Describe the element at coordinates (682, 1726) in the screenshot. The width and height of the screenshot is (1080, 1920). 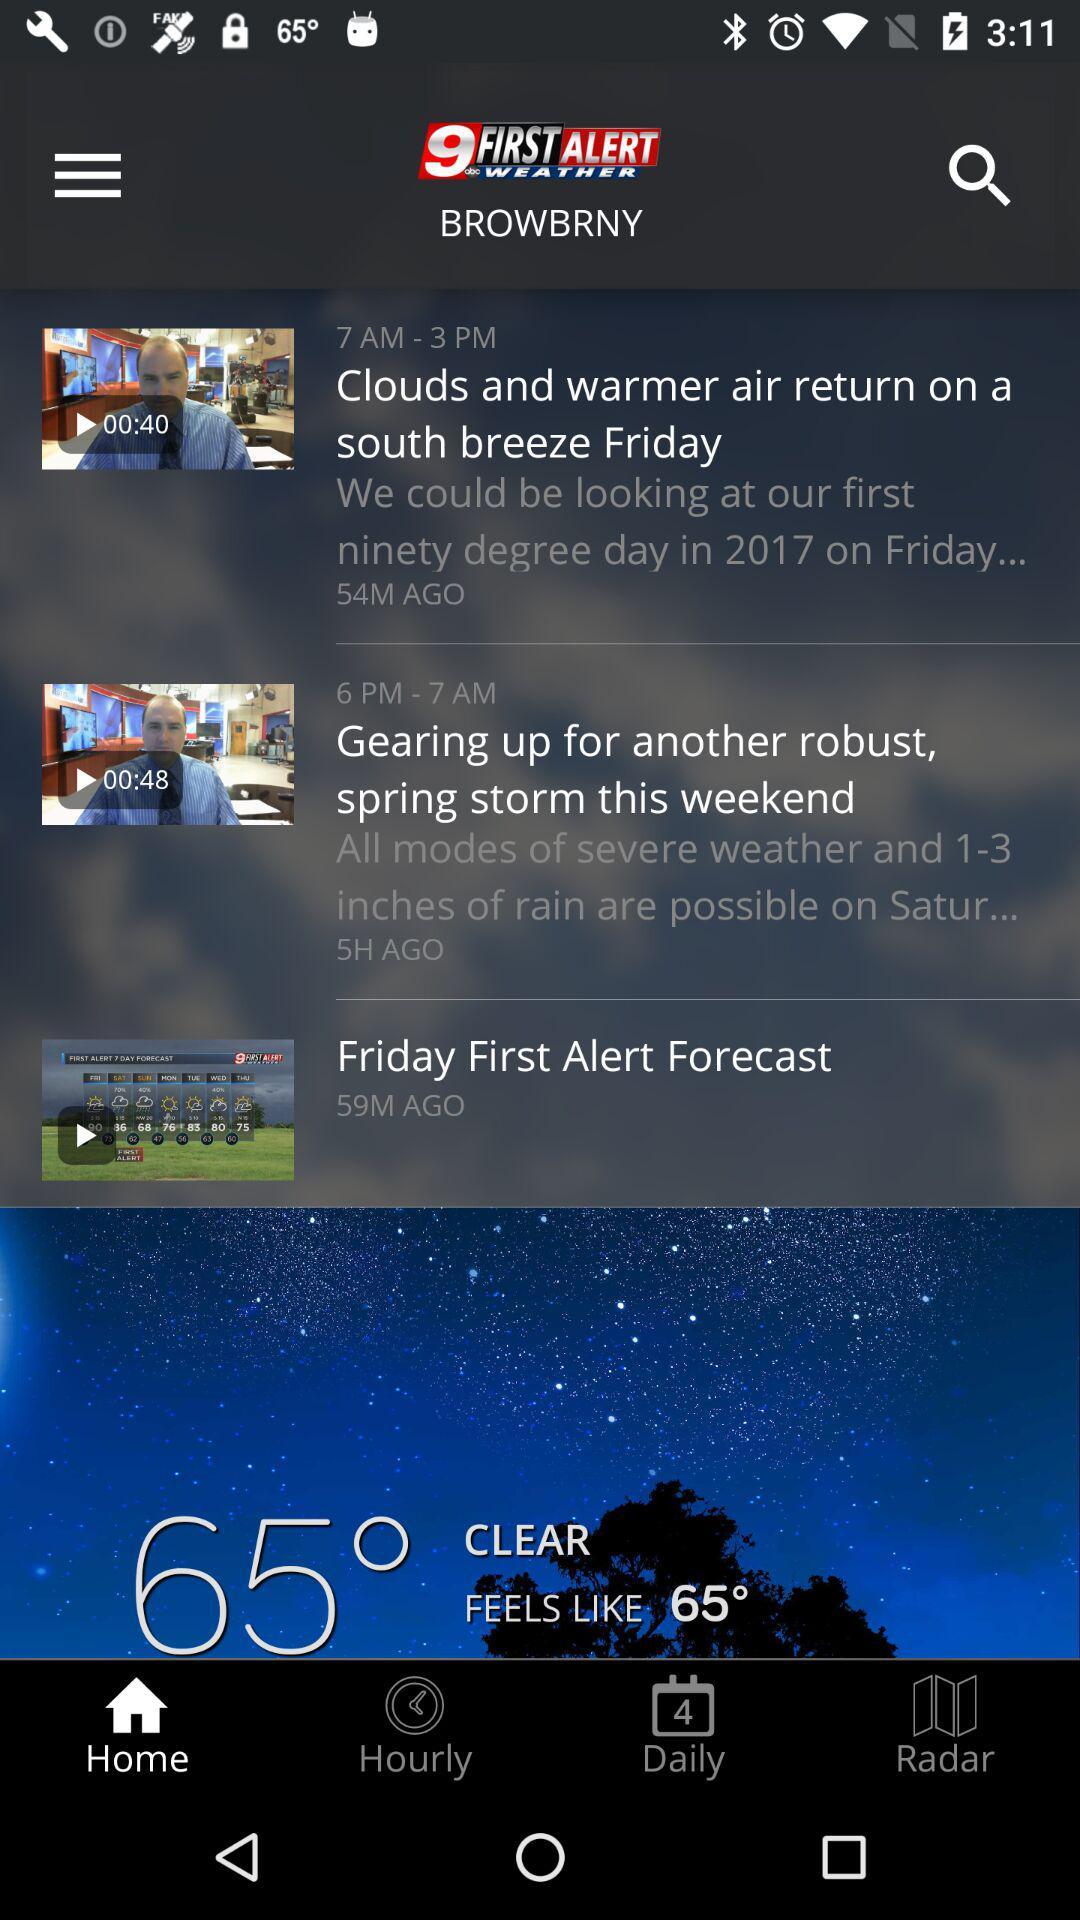
I see `the radio button to the right of the hourly icon` at that location.